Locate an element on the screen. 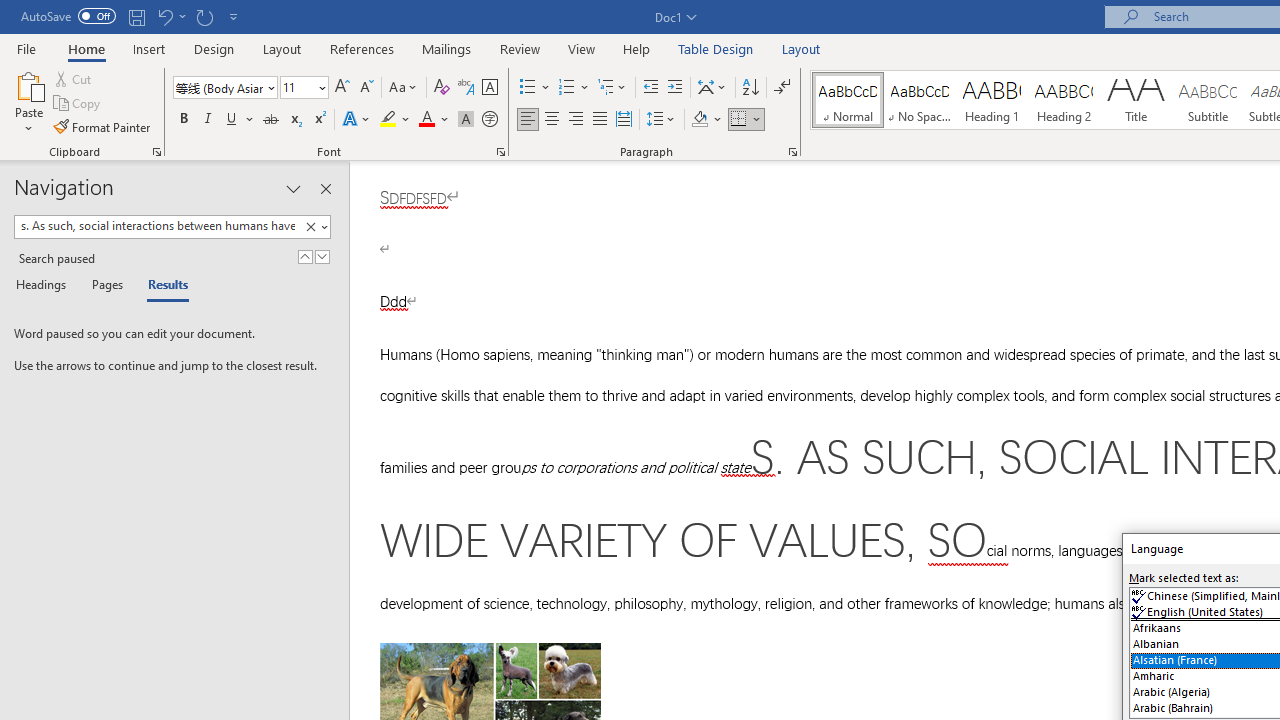 The width and height of the screenshot is (1280, 720). 'Undo Style' is located at coordinates (164, 16).